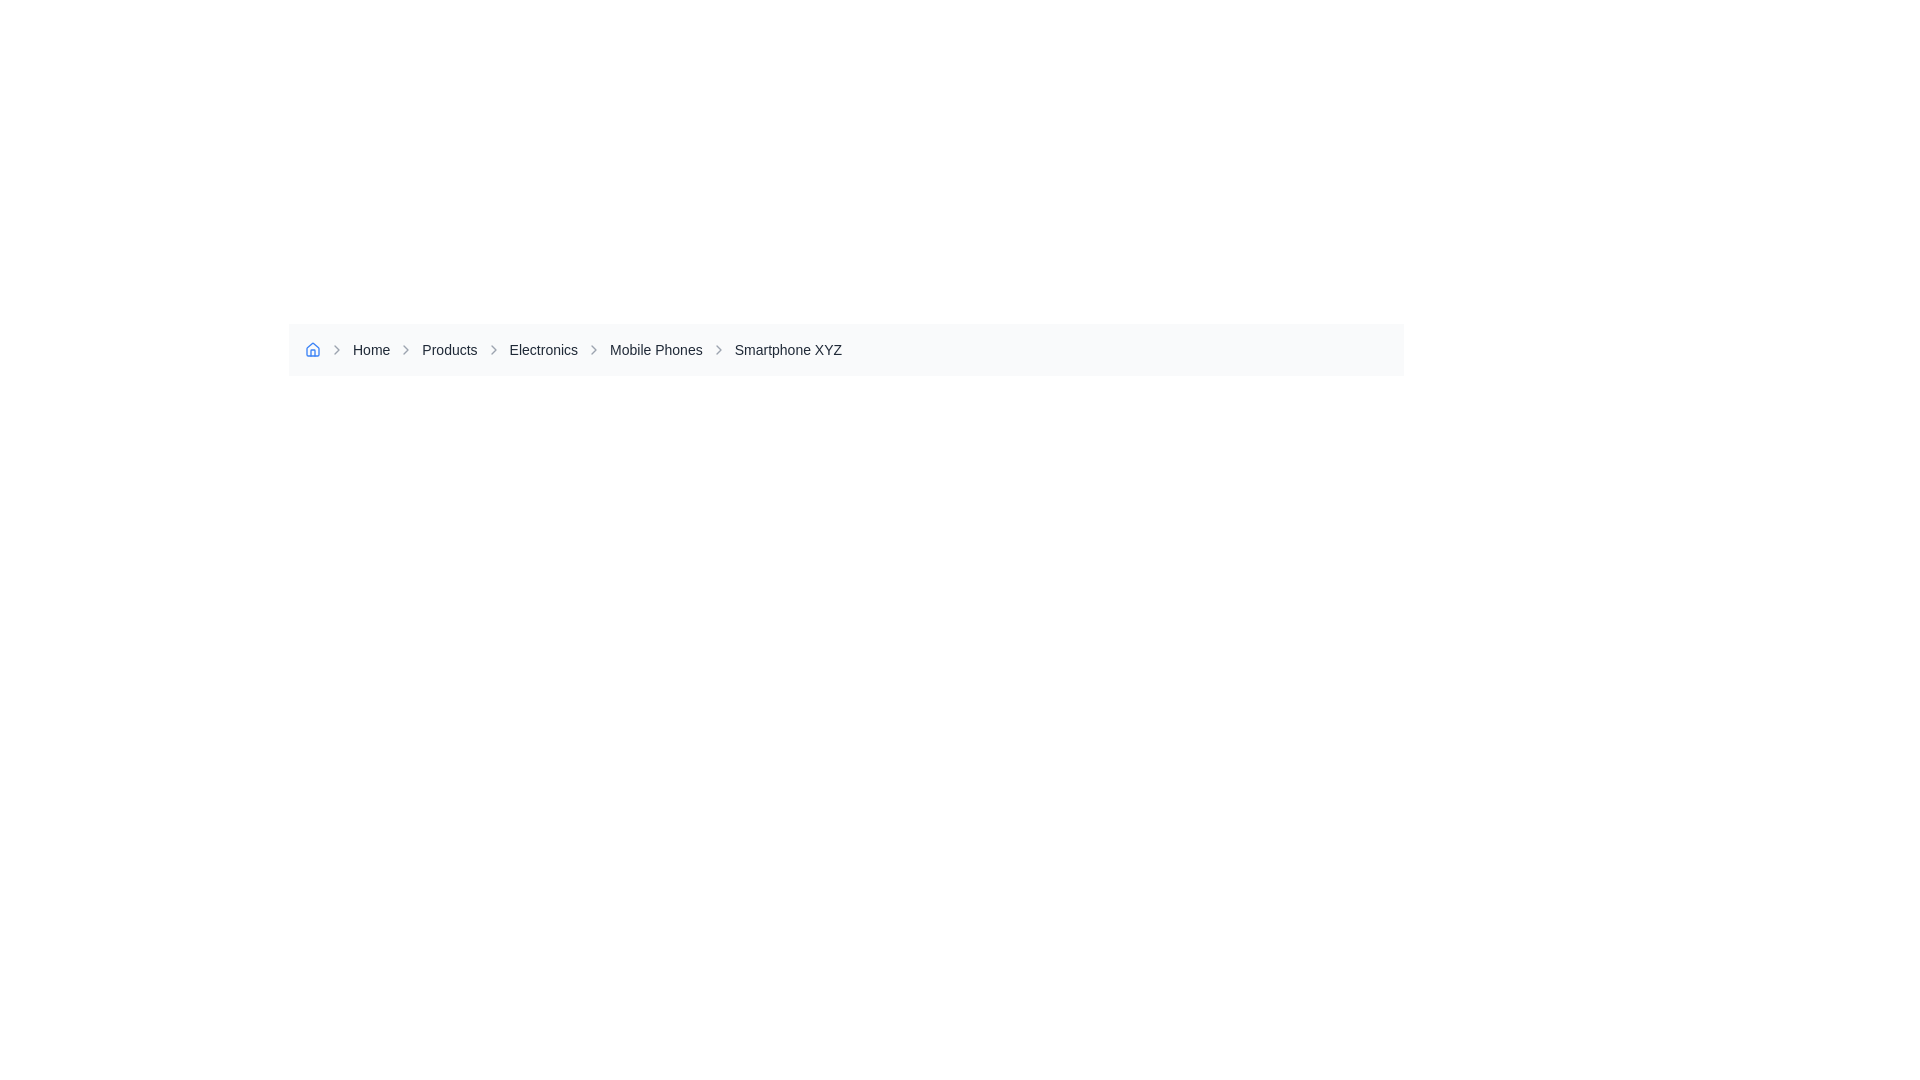  What do you see at coordinates (311, 347) in the screenshot?
I see `the 'Home' icon, which is a blue outlined house symbol located in the breadcrumb navigation bar at the top-left corner of the interface` at bounding box center [311, 347].